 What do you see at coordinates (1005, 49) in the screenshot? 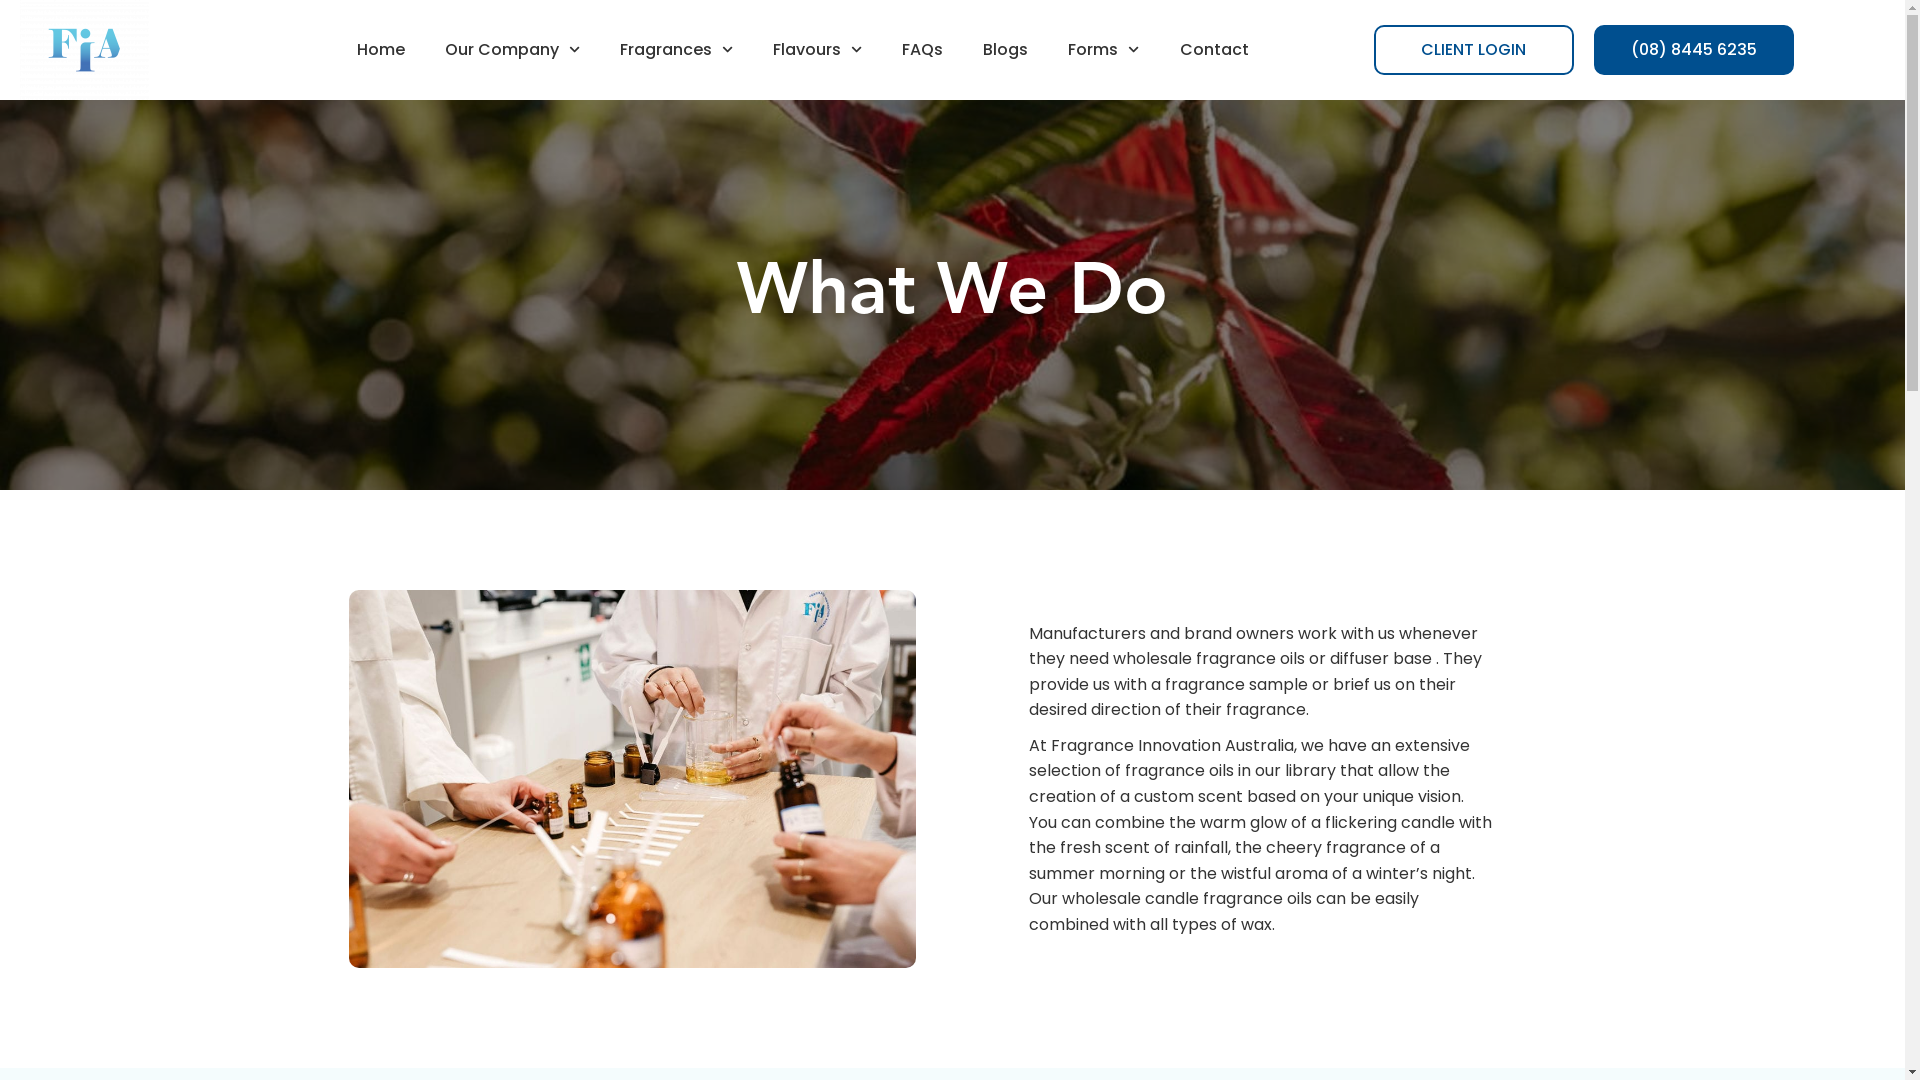
I see `'Blogs'` at bounding box center [1005, 49].